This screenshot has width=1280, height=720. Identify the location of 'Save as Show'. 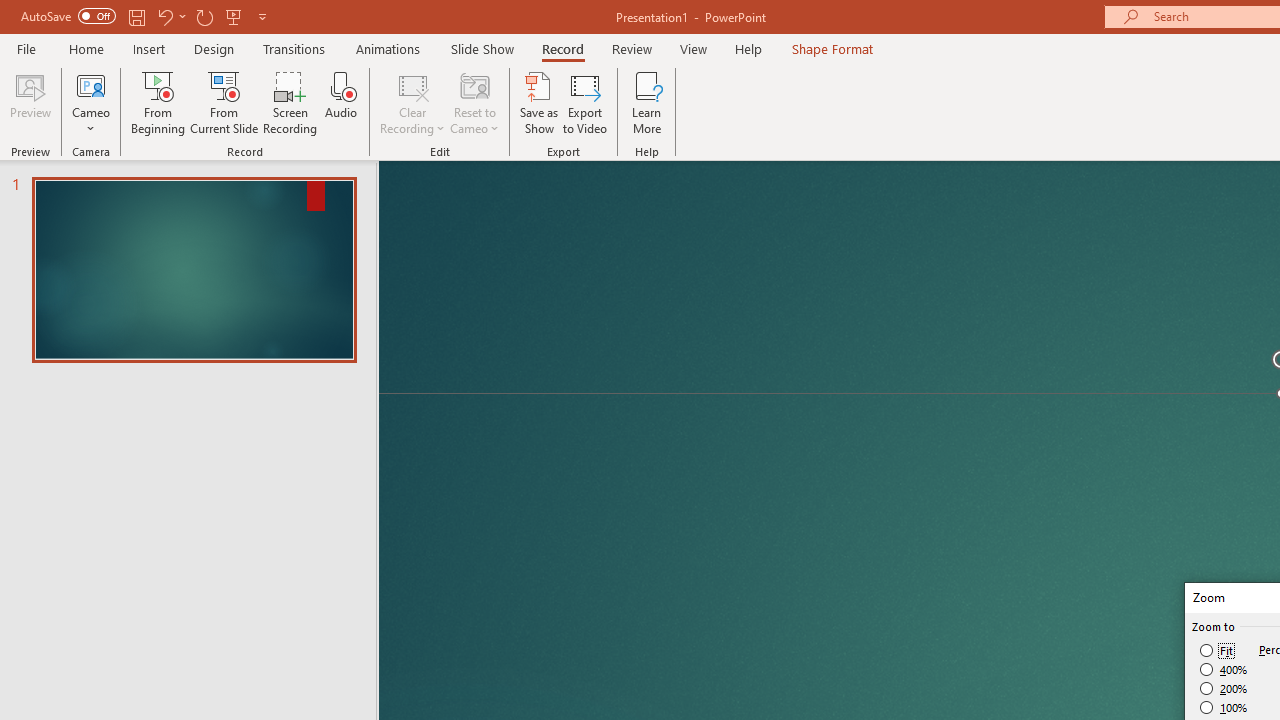
(539, 103).